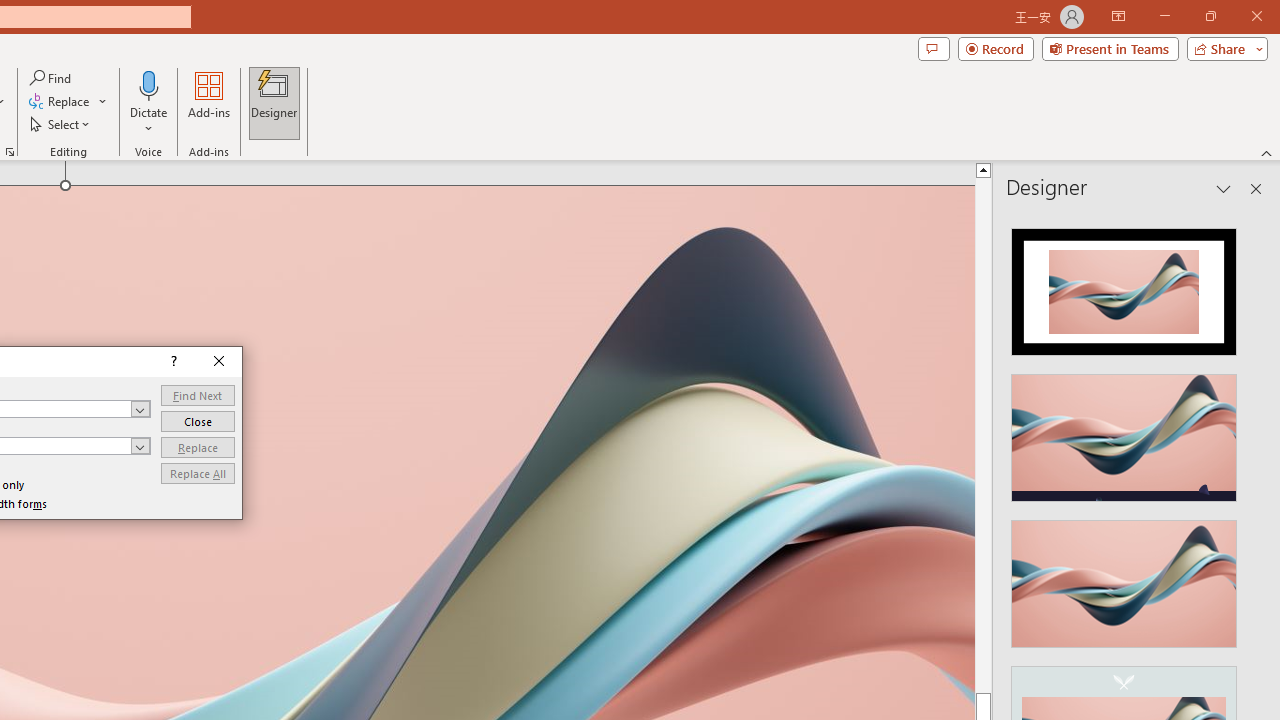 The image size is (1280, 720). Describe the element at coordinates (172, 362) in the screenshot. I see `'Context help'` at that location.